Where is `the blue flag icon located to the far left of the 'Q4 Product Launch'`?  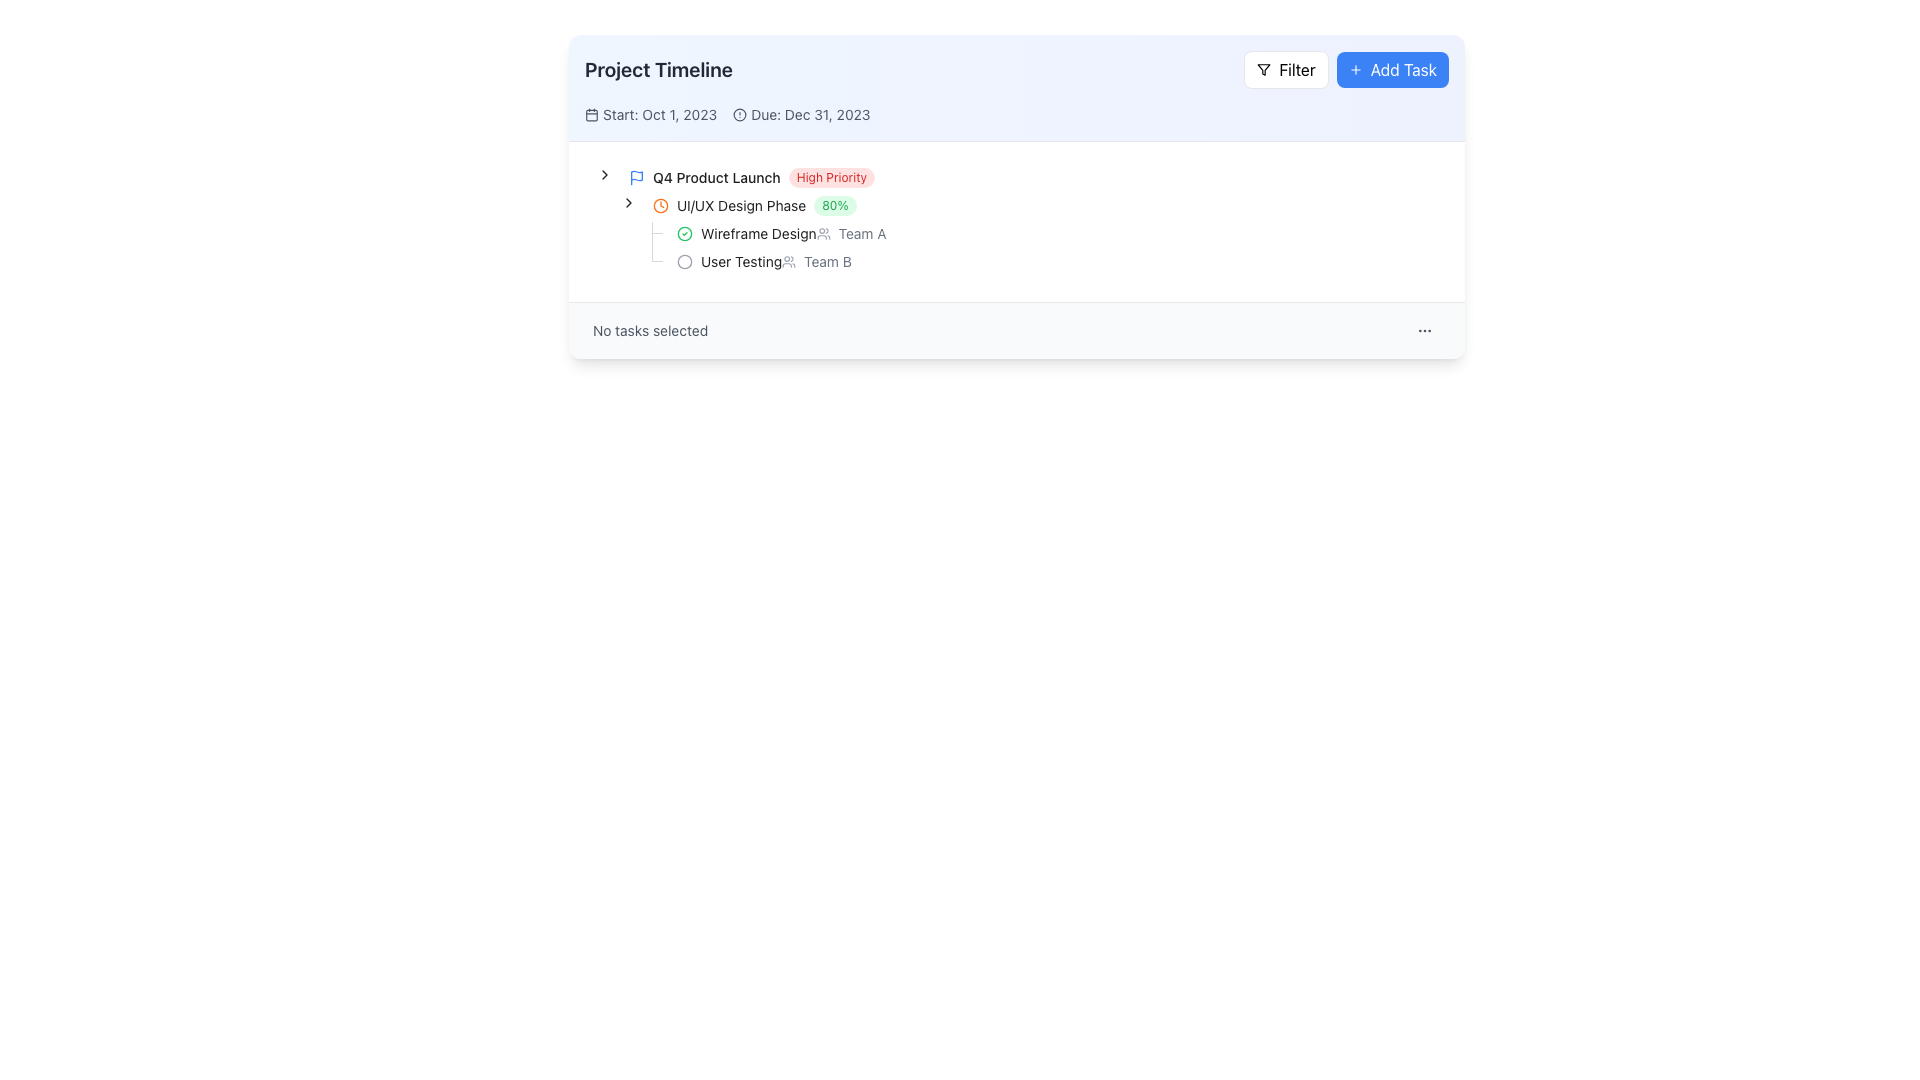 the blue flag icon located to the far left of the 'Q4 Product Launch' is located at coordinates (636, 176).